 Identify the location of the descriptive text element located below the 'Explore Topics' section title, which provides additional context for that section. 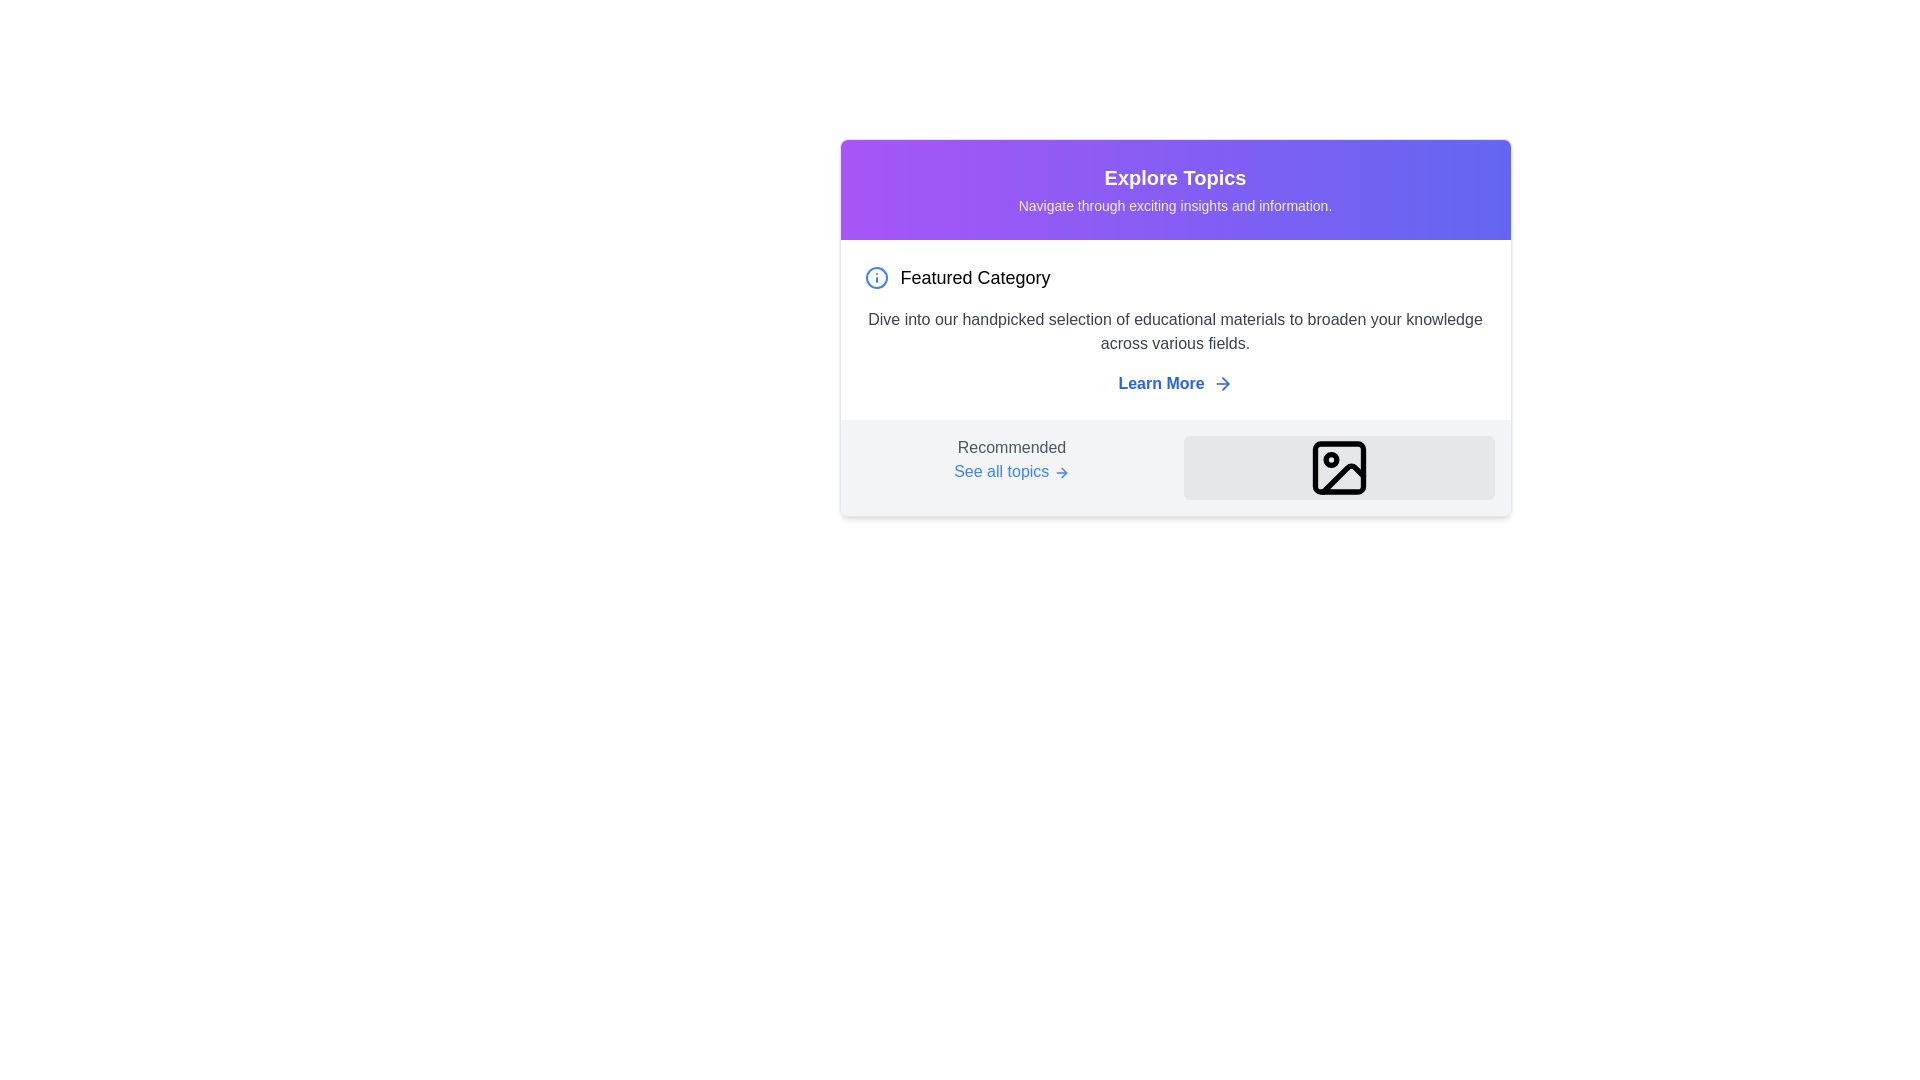
(1175, 205).